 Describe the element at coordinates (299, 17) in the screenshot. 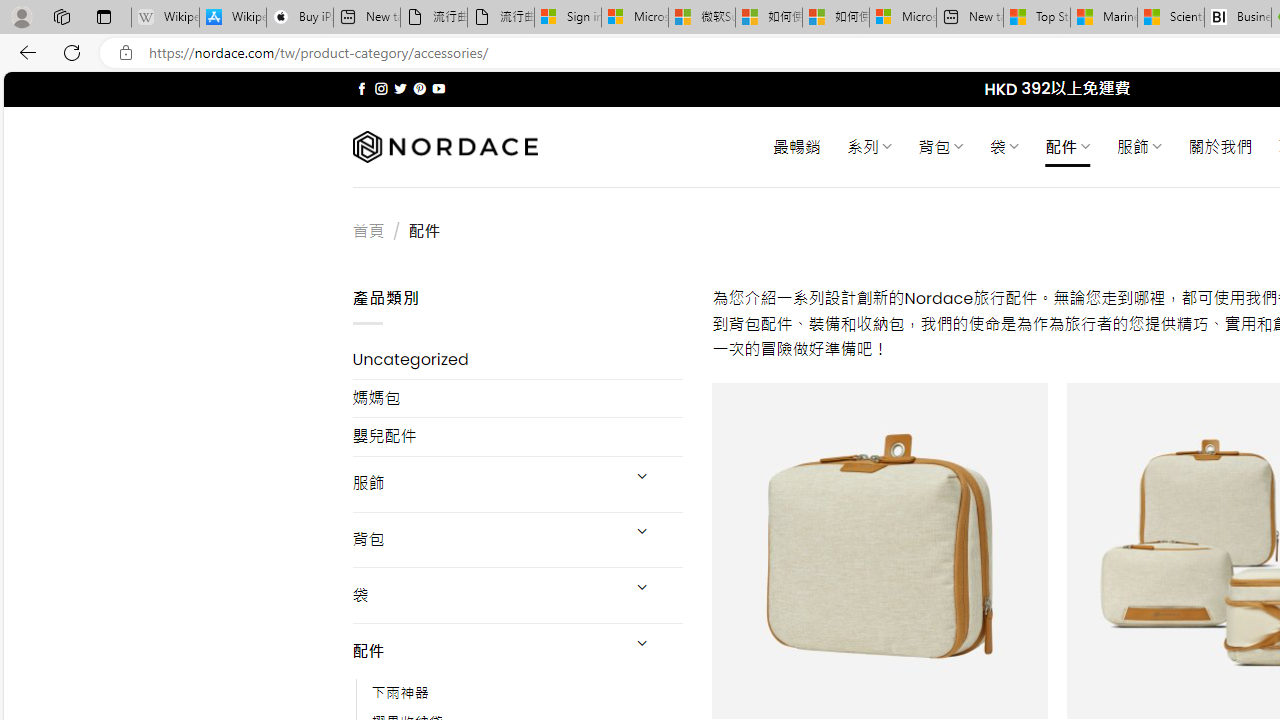

I see `'Buy iPad - Apple'` at that location.